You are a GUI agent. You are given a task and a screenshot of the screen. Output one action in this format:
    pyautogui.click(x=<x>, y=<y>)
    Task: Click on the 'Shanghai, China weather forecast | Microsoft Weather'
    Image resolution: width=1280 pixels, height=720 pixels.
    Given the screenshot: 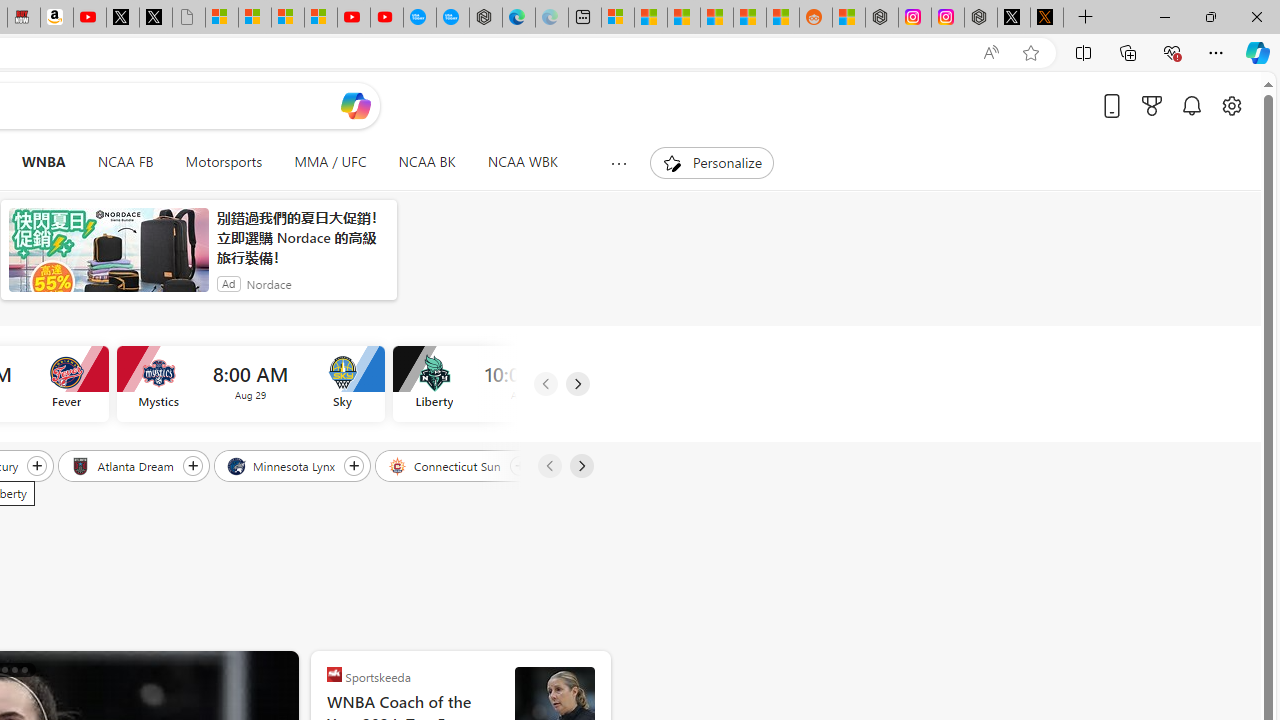 What is the action you would take?
    pyautogui.click(x=650, y=17)
    